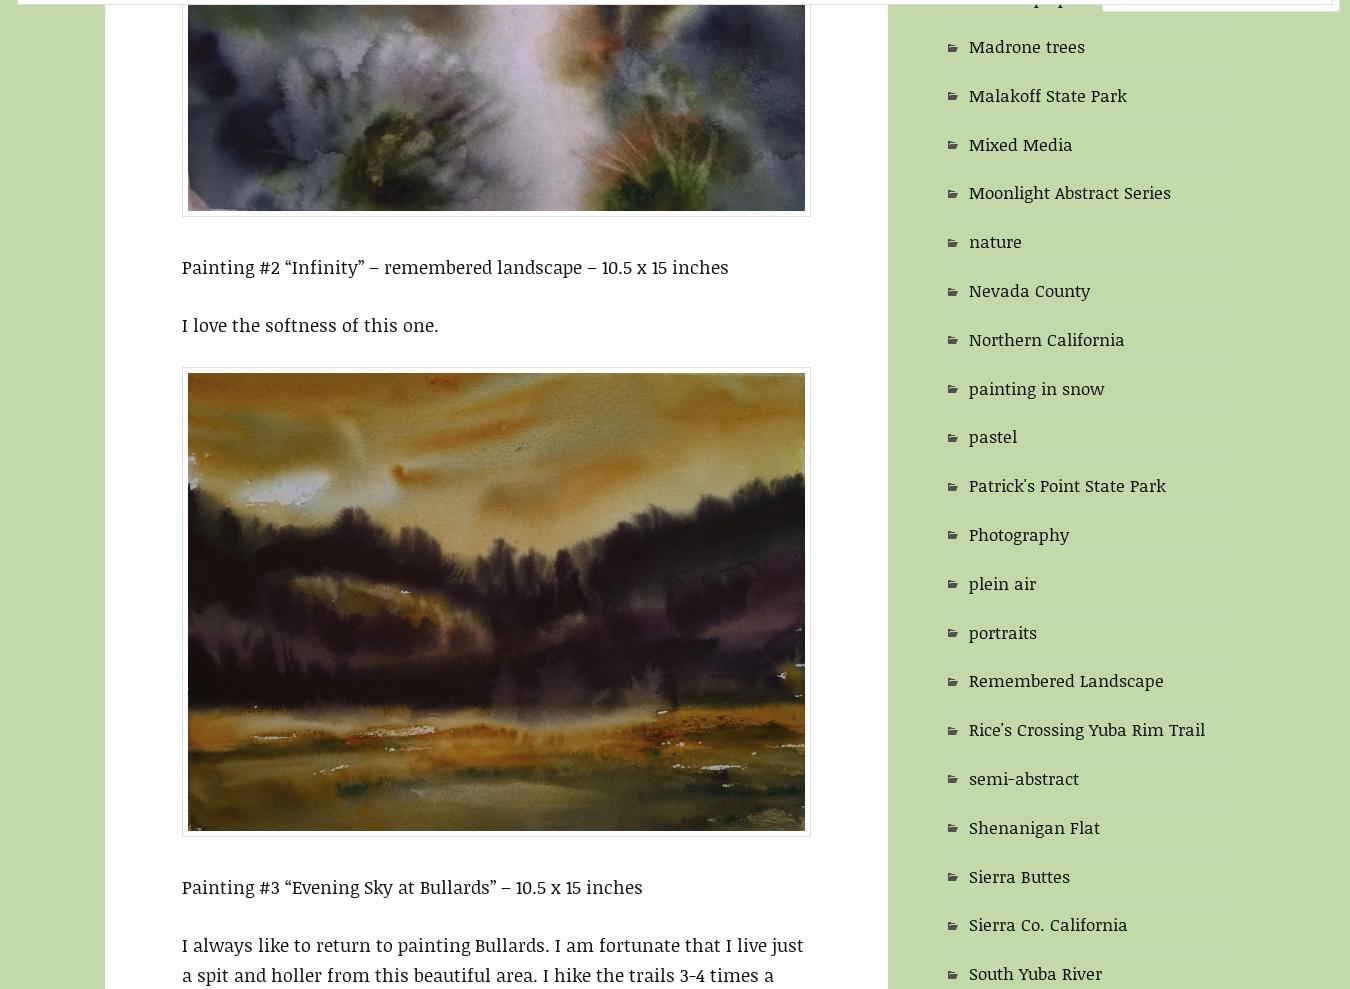 The width and height of the screenshot is (1350, 989). Describe the element at coordinates (1018, 532) in the screenshot. I see `'Photography'` at that location.